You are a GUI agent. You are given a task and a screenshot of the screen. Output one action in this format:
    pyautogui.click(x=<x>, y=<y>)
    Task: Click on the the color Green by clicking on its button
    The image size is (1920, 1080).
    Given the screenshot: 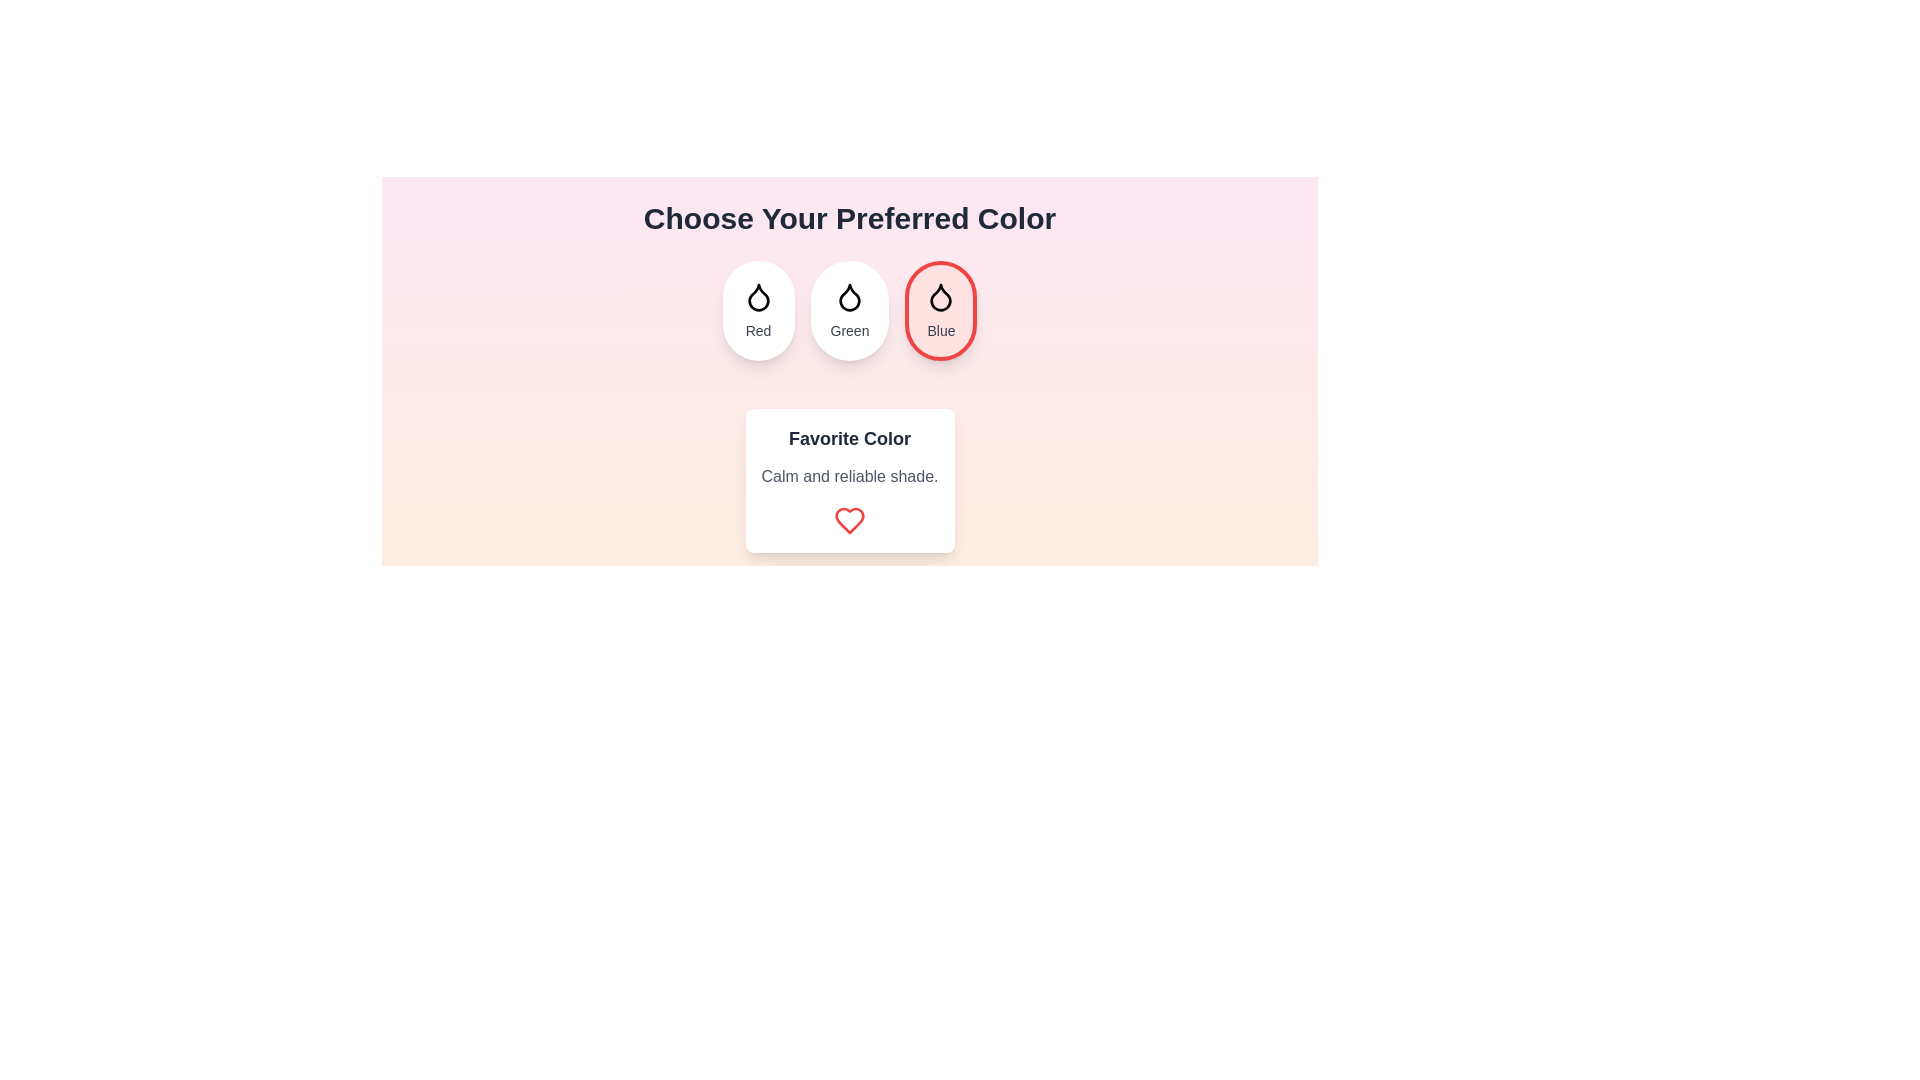 What is the action you would take?
    pyautogui.click(x=849, y=311)
    